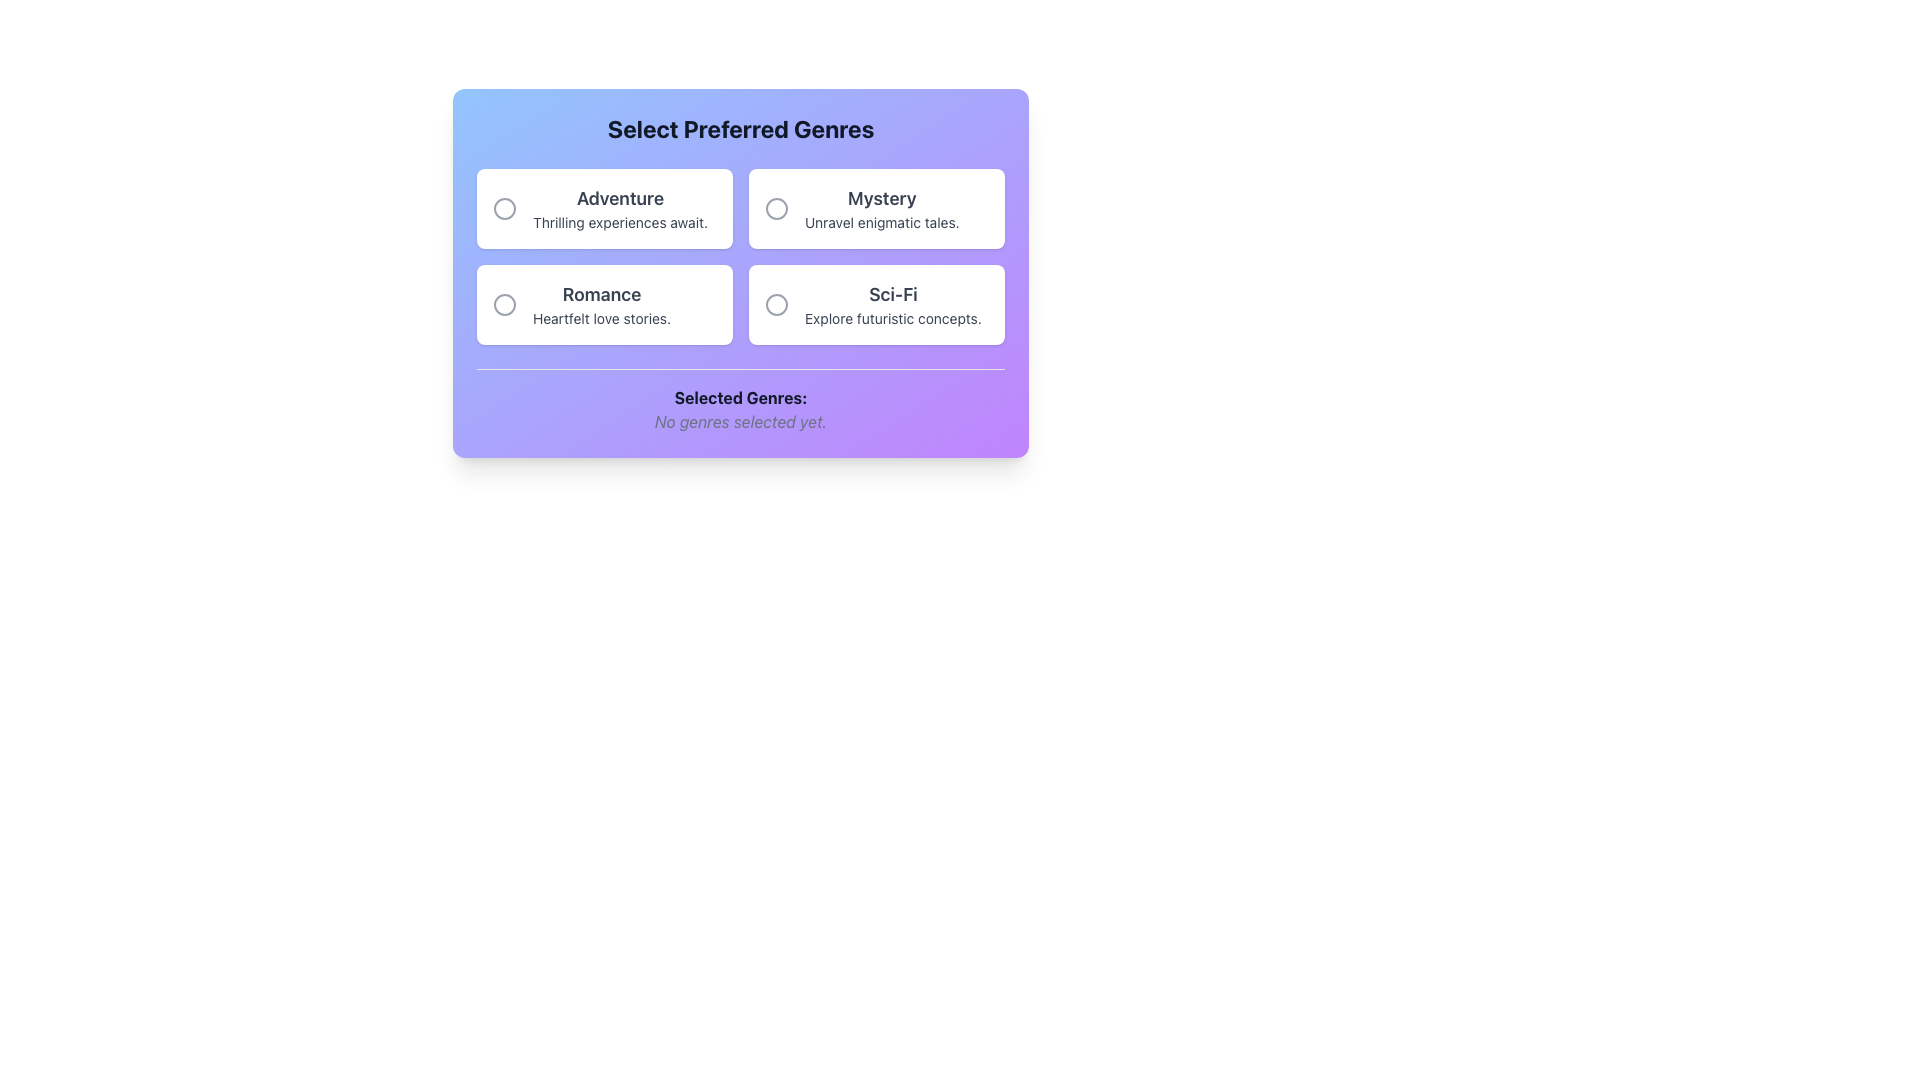 This screenshot has width=1920, height=1080. What do you see at coordinates (892, 318) in the screenshot?
I see `the descriptive subtitle text for the genre 'Sci-Fi'` at bounding box center [892, 318].